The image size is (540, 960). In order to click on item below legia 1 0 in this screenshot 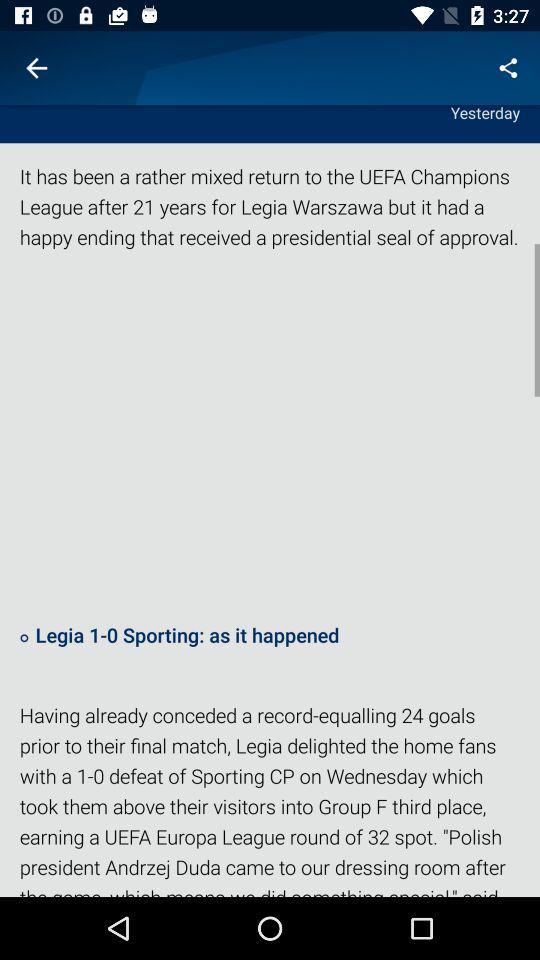, I will do `click(270, 798)`.